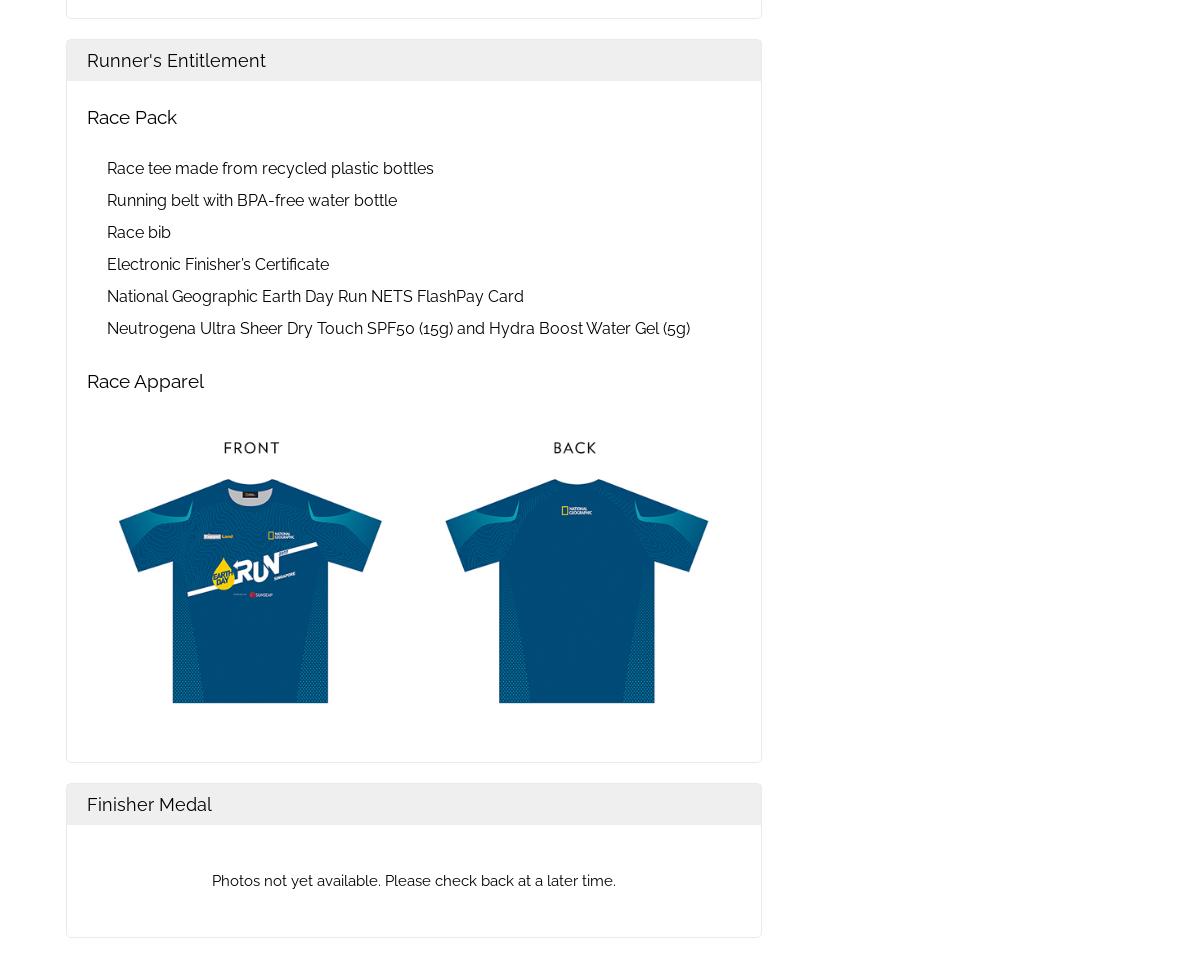  I want to click on 'Race Pack', so click(132, 116).